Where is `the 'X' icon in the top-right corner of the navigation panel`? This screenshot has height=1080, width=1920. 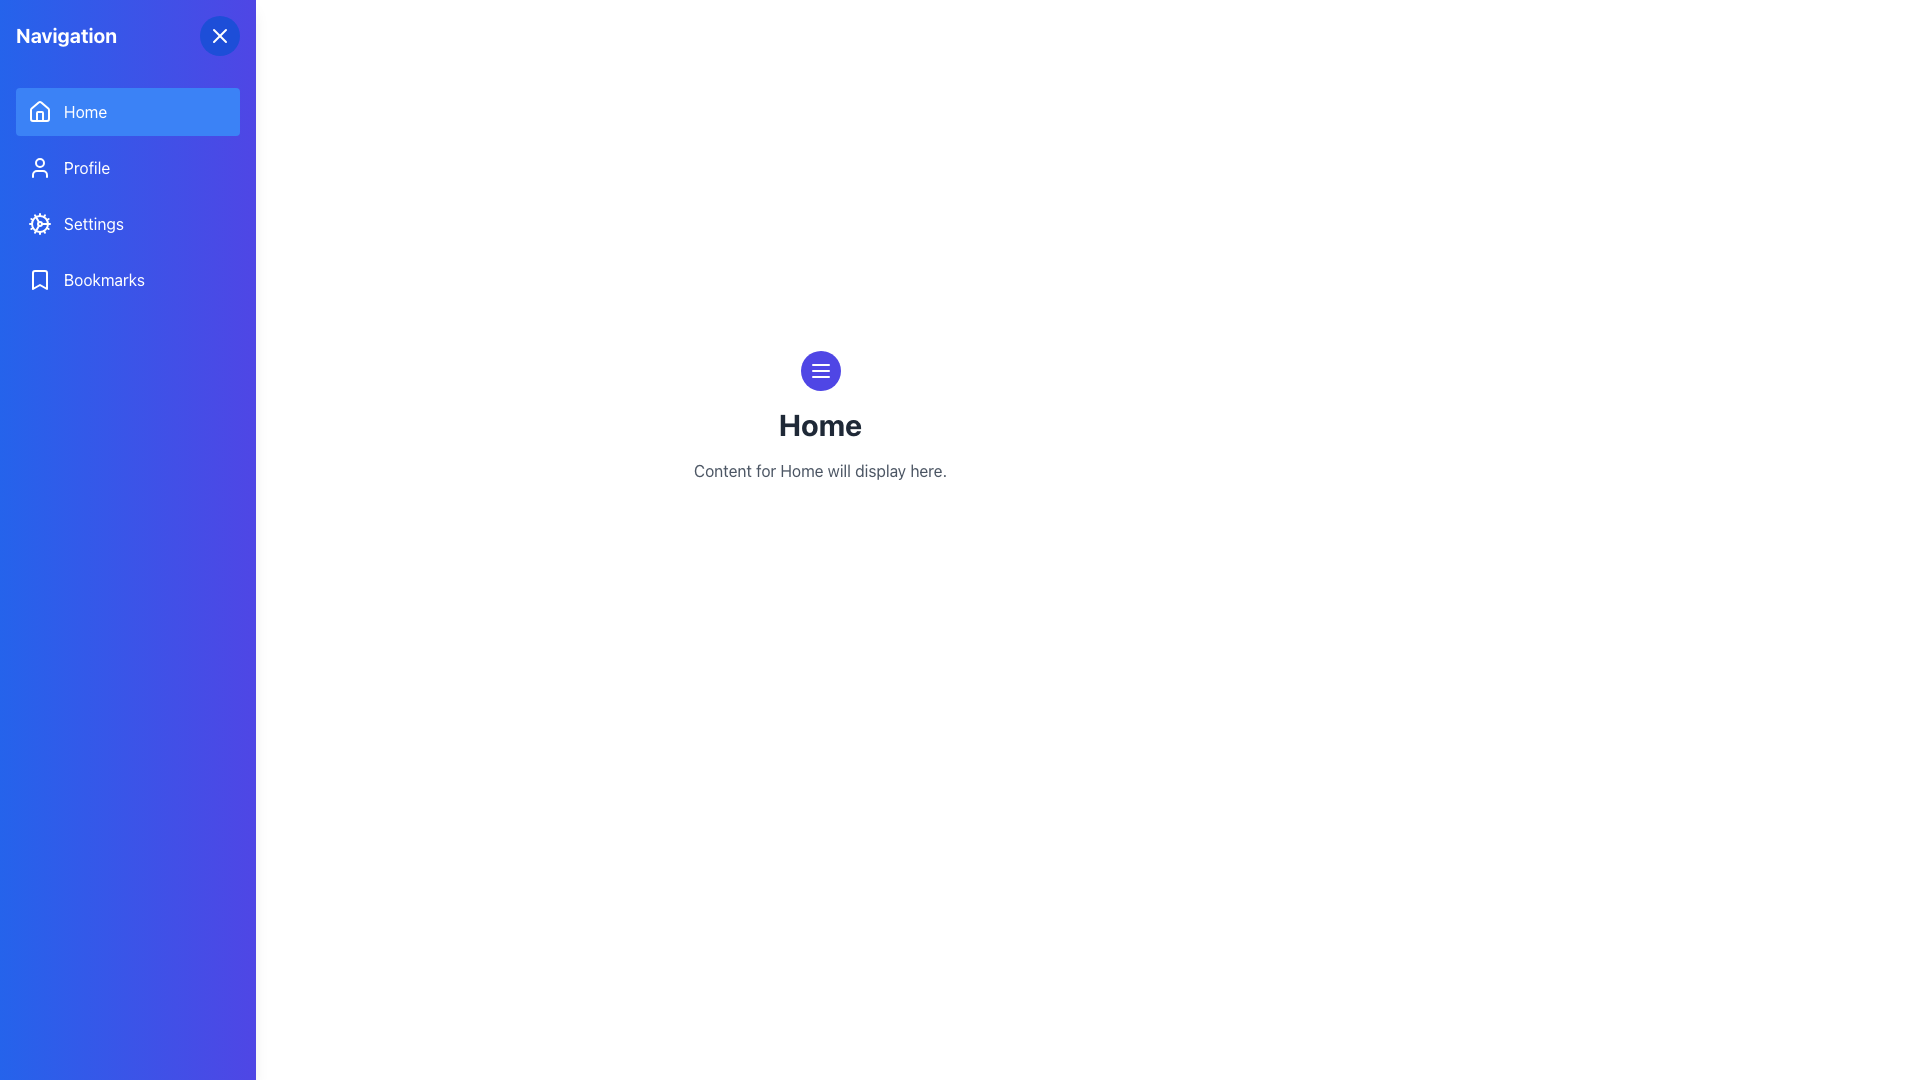 the 'X' icon in the top-right corner of the navigation panel is located at coordinates (220, 35).